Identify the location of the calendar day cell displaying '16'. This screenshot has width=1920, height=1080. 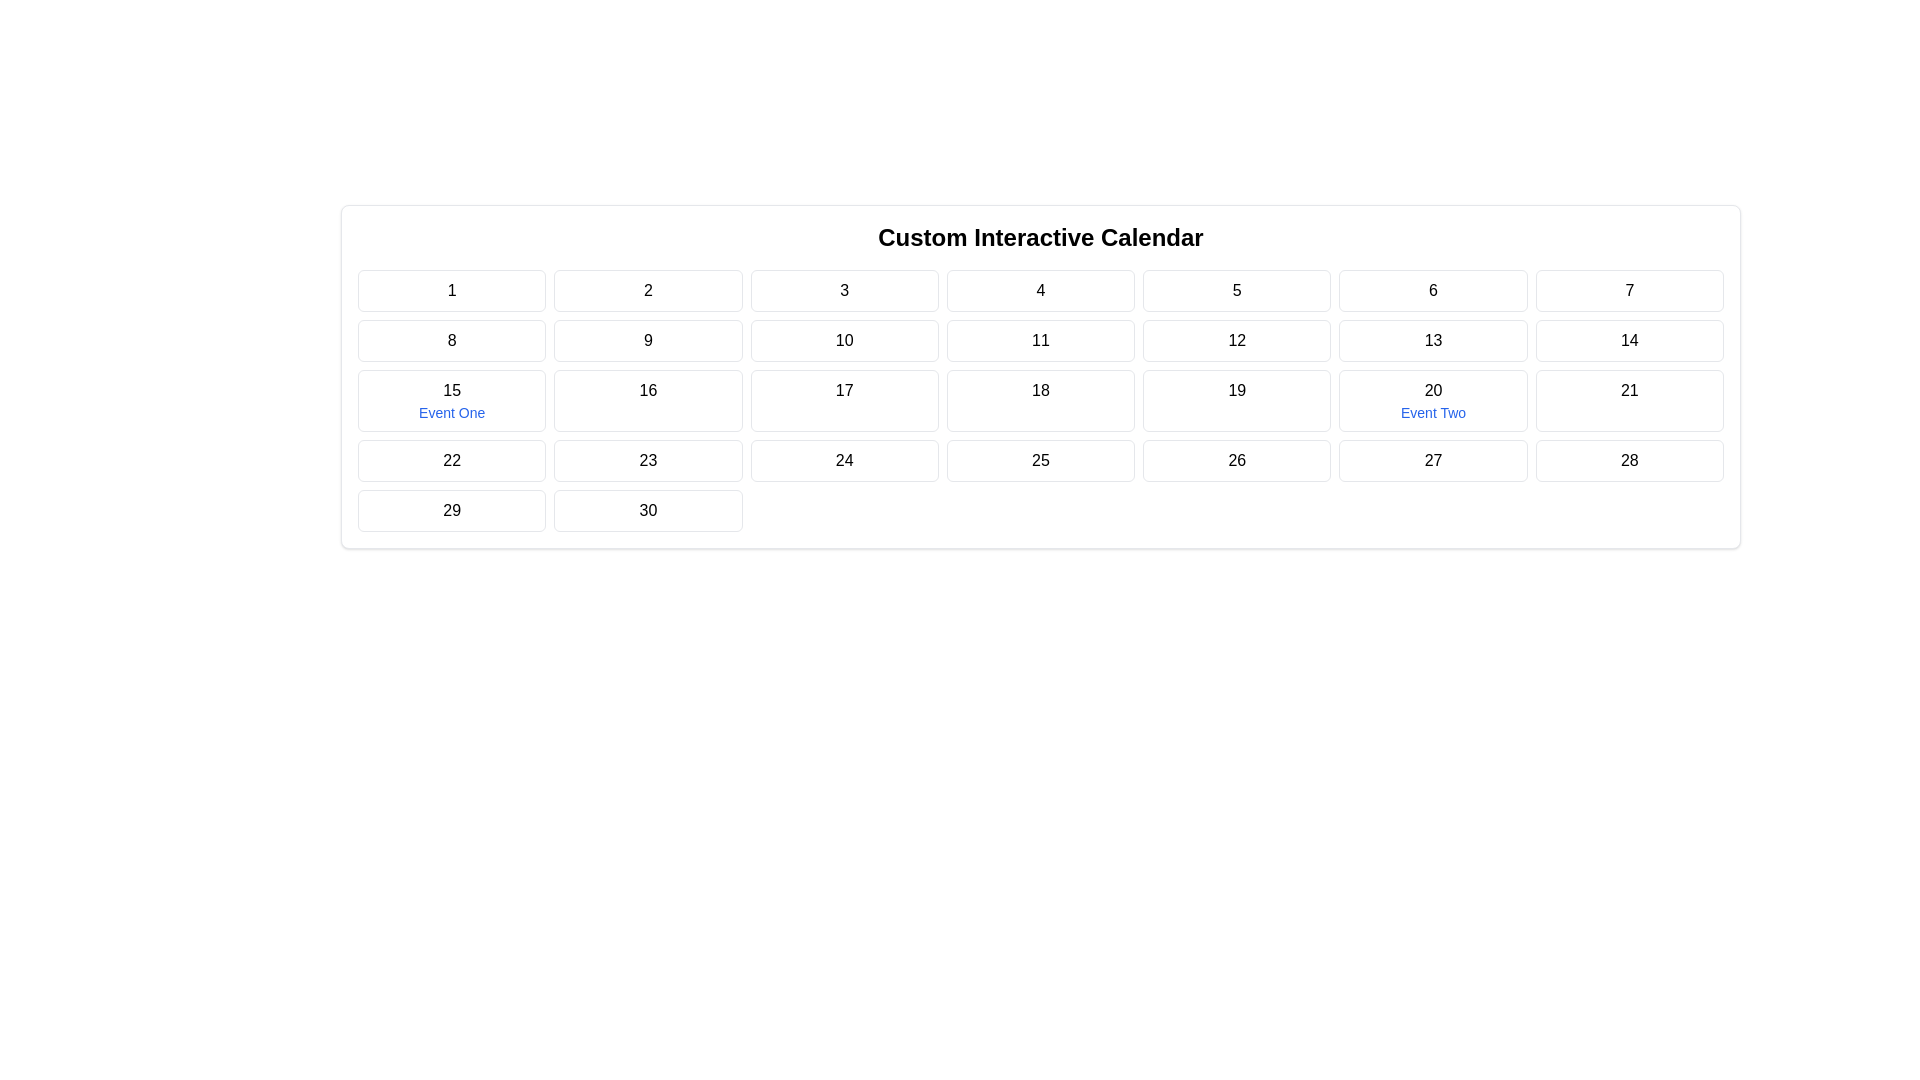
(648, 401).